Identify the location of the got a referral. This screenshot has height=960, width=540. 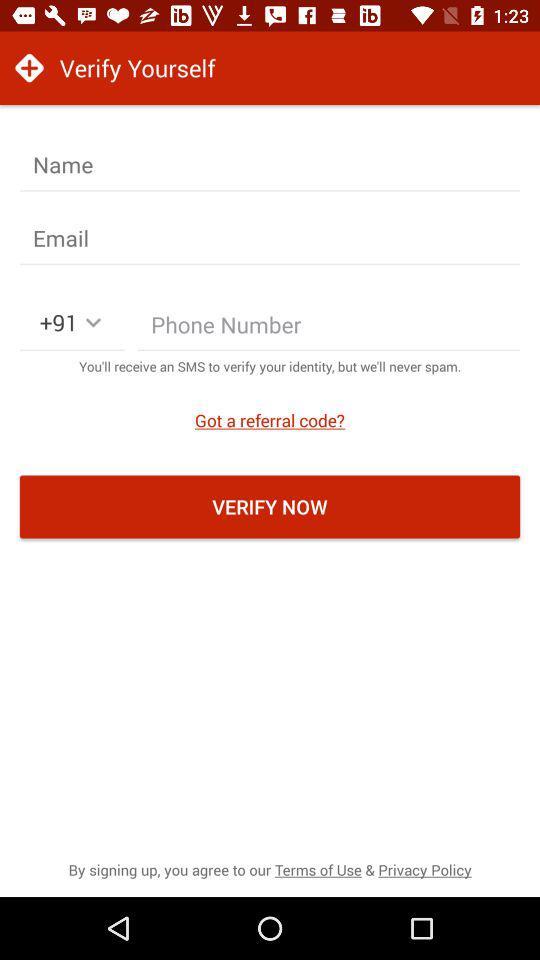
(270, 419).